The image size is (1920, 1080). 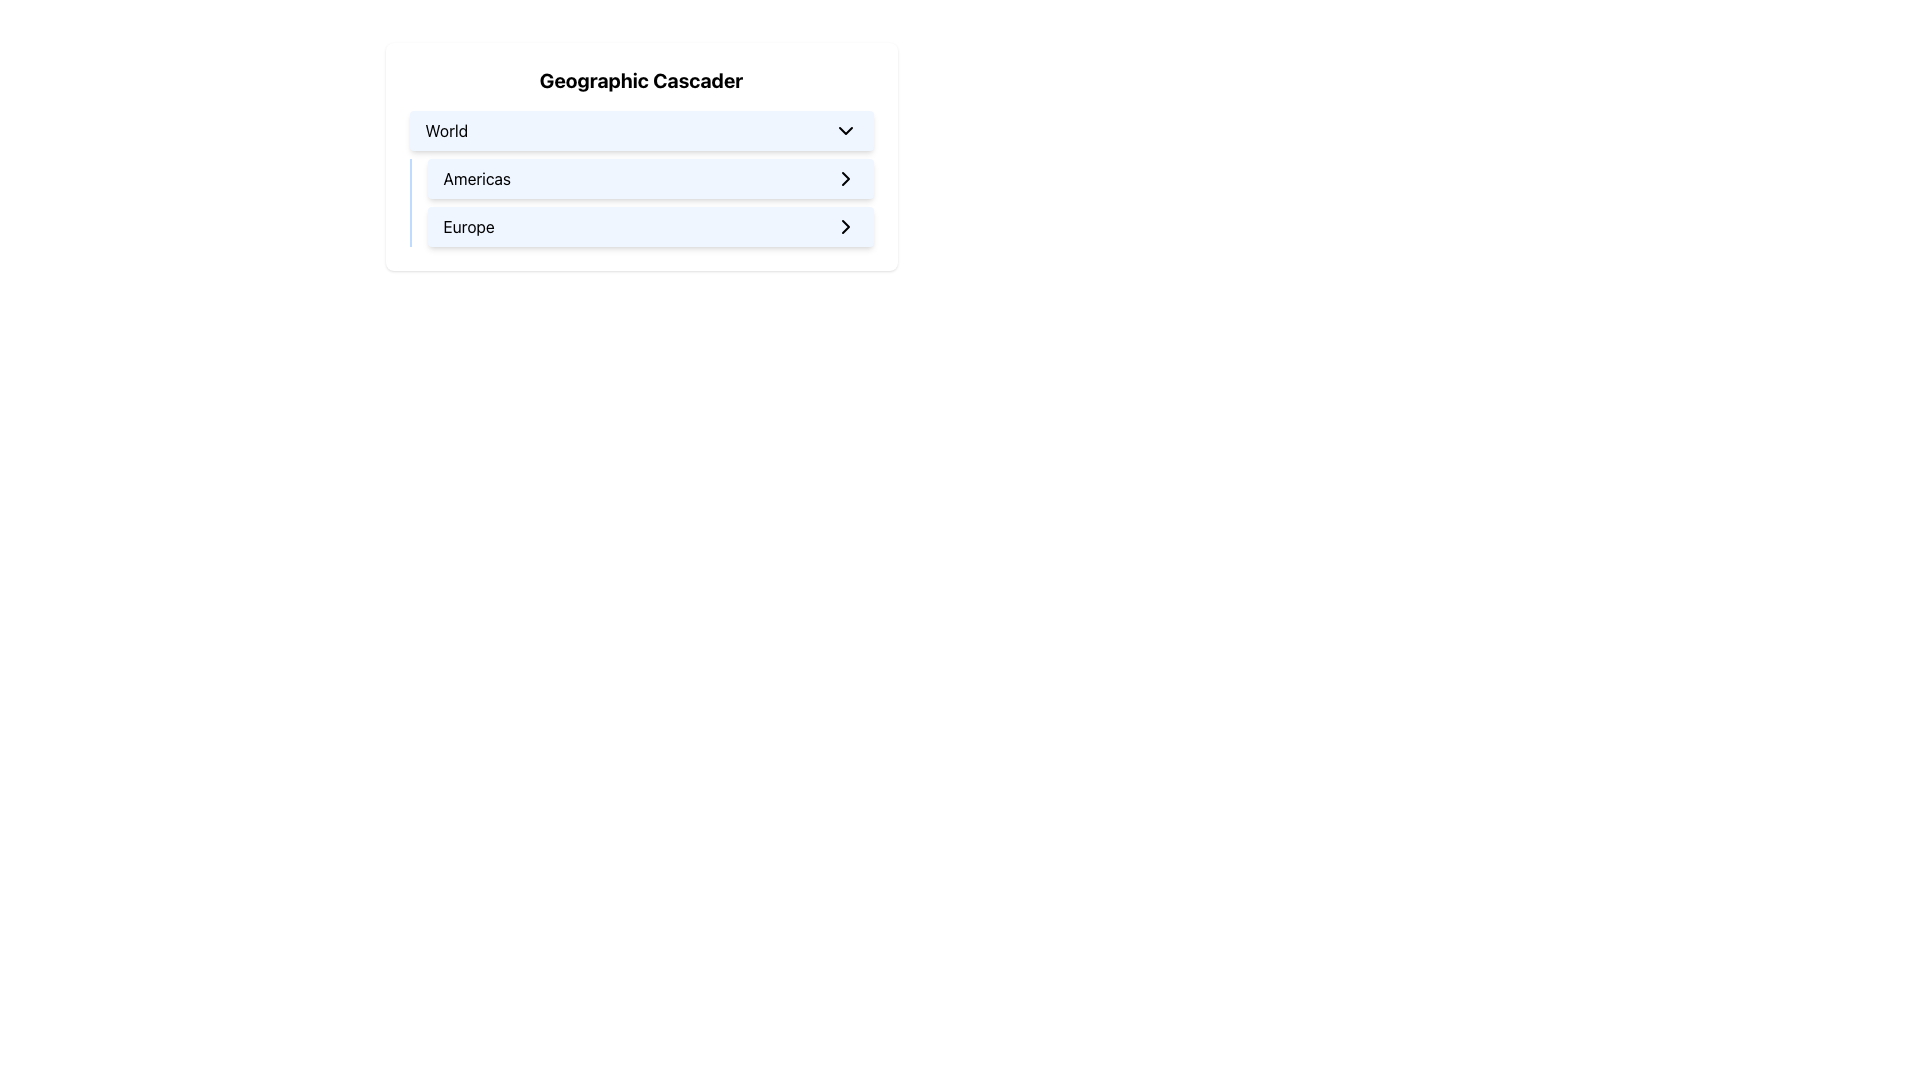 What do you see at coordinates (650, 177) in the screenshot?
I see `the 'Americas' region option in the geographic cascader list, which is the topmost option under the 'World' dropdown` at bounding box center [650, 177].